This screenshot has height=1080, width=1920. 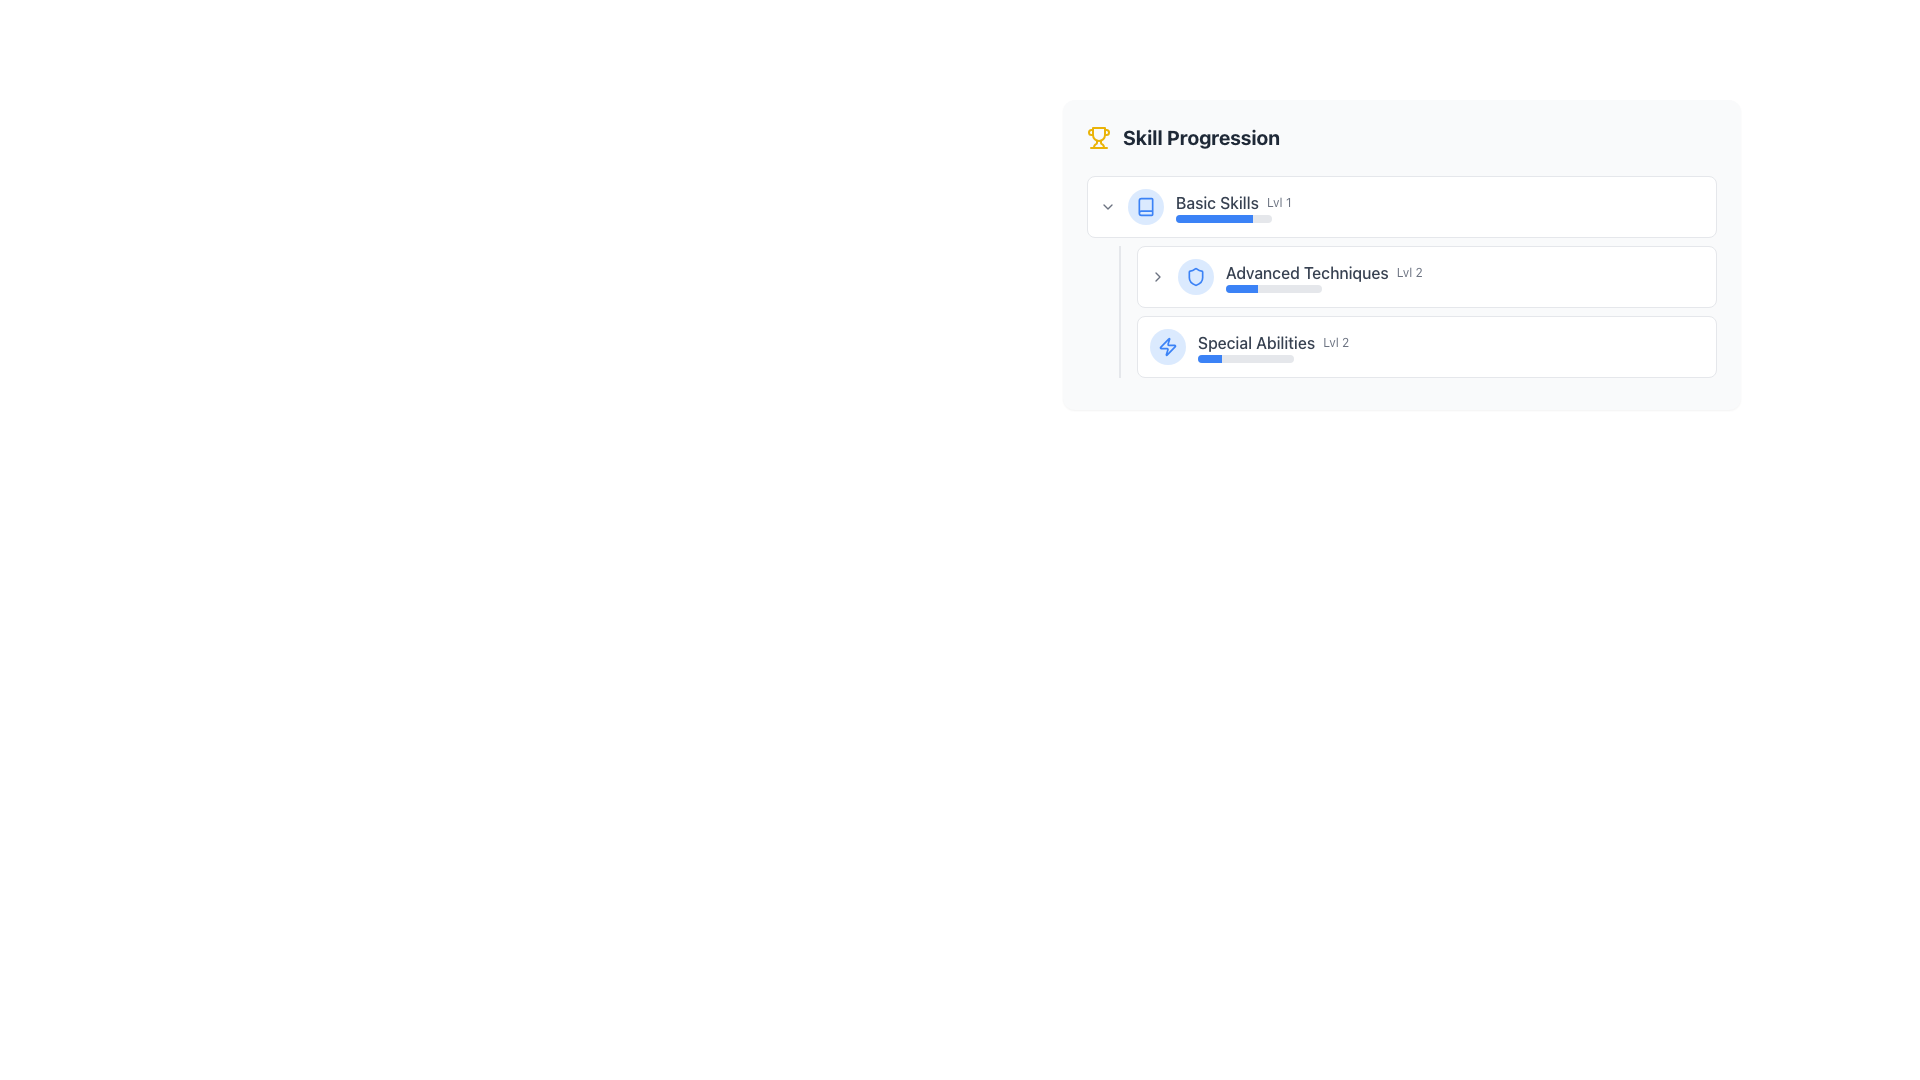 I want to click on the Progress bar segment indicating one-third completion of the 'Advanced Techniques' skill next to the 'Advanced Techniques Lv 2' label, so click(x=1241, y=289).